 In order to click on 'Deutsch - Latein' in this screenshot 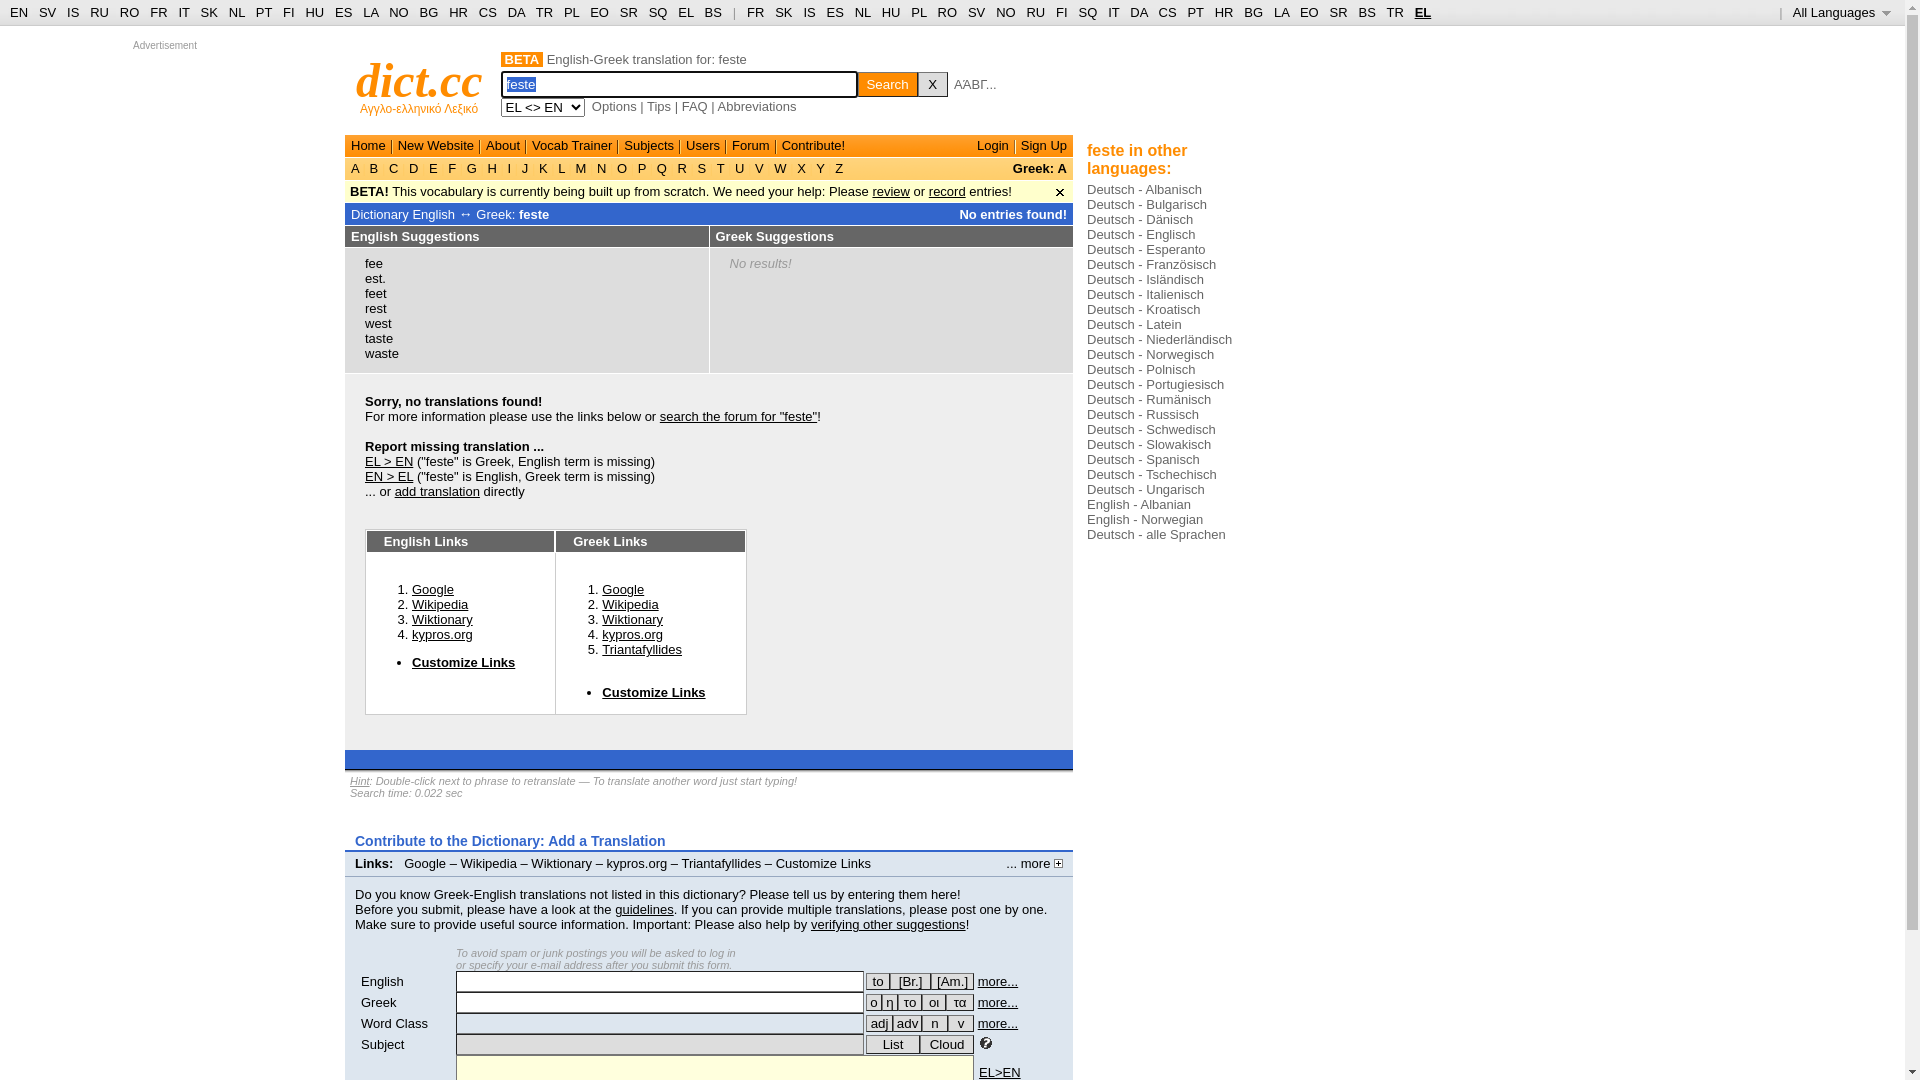, I will do `click(1134, 323)`.